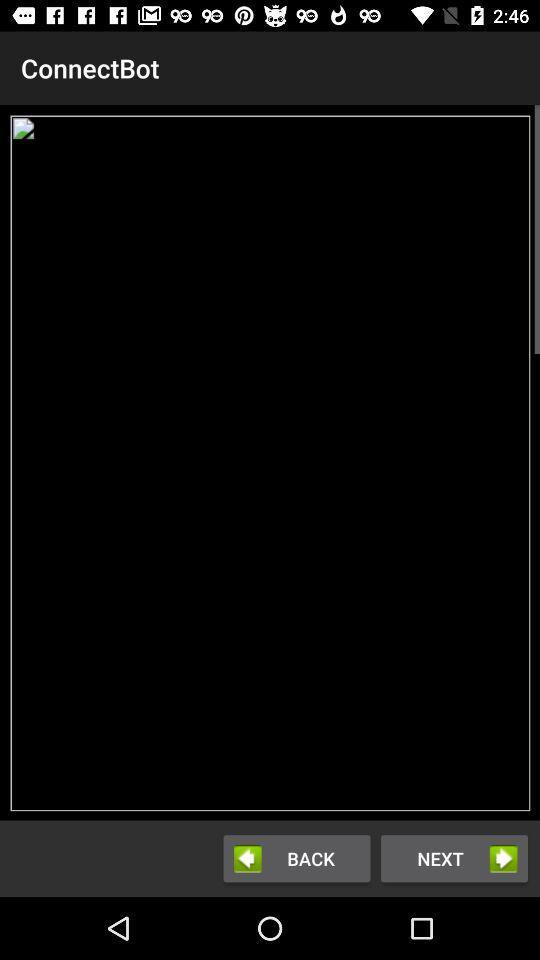 This screenshot has width=540, height=960. I want to click on the button next to the next, so click(296, 857).